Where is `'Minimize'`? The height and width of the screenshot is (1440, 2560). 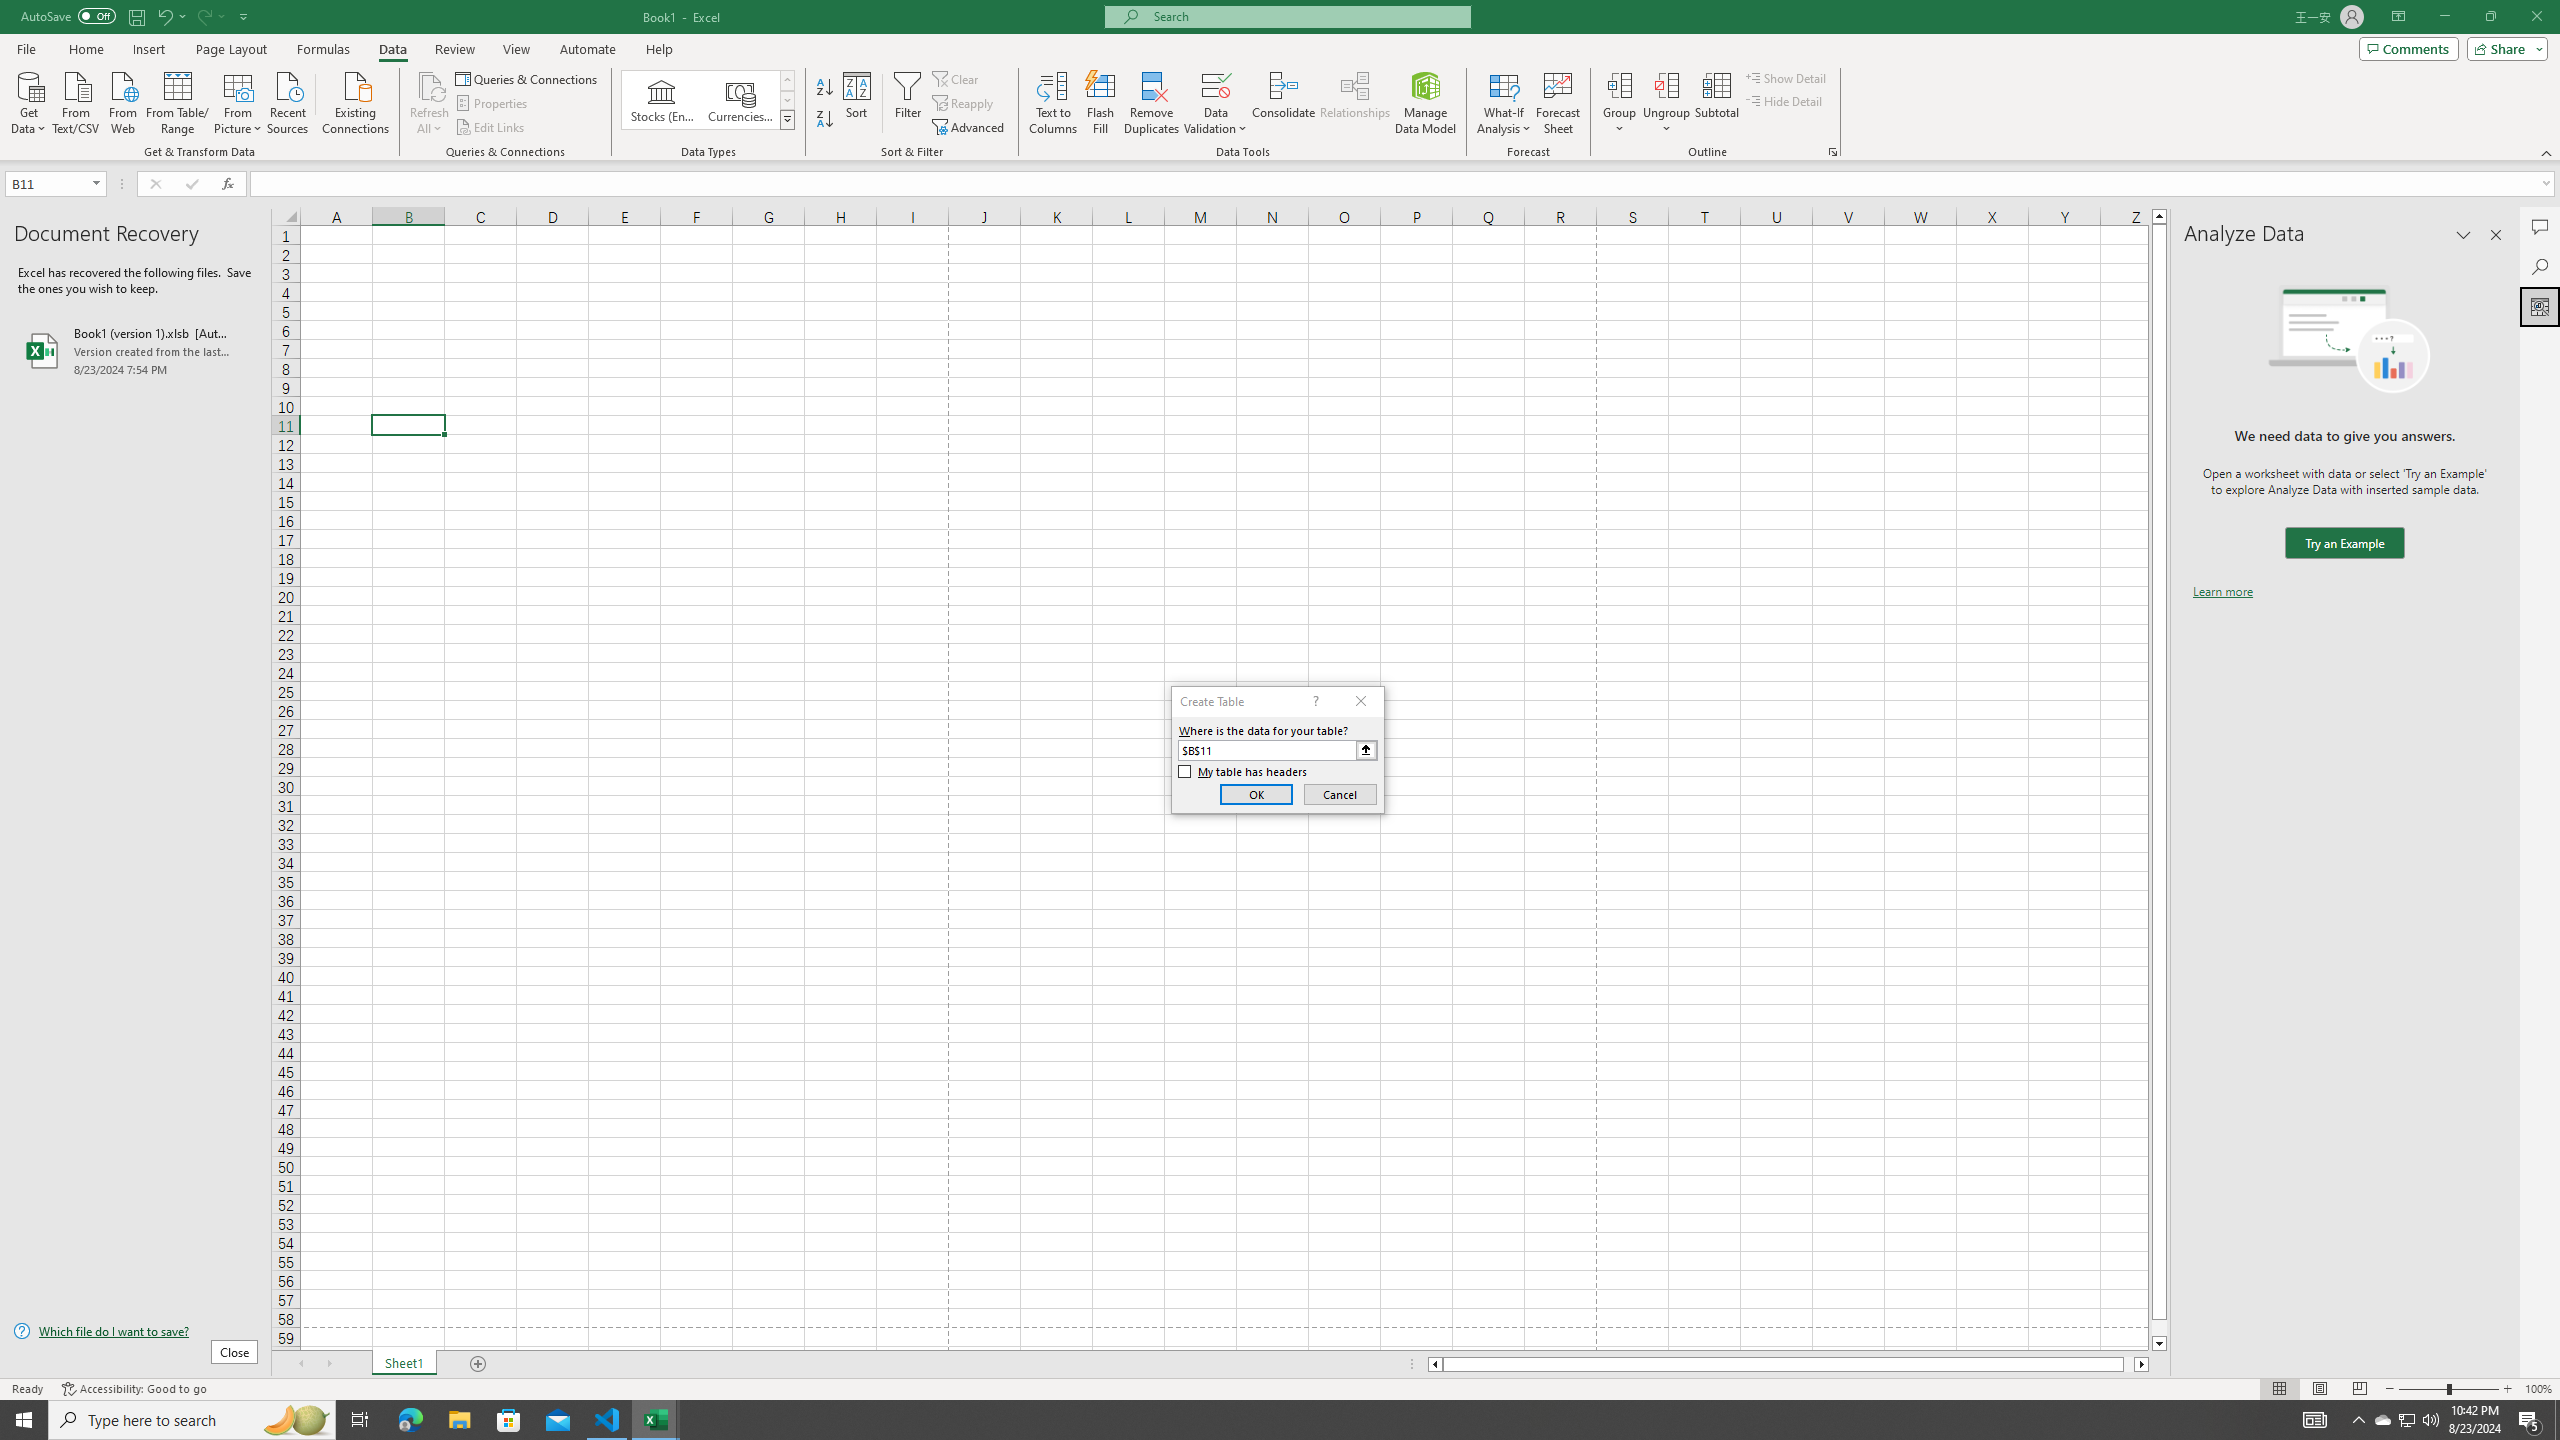 'Minimize' is located at coordinates (2443, 16).